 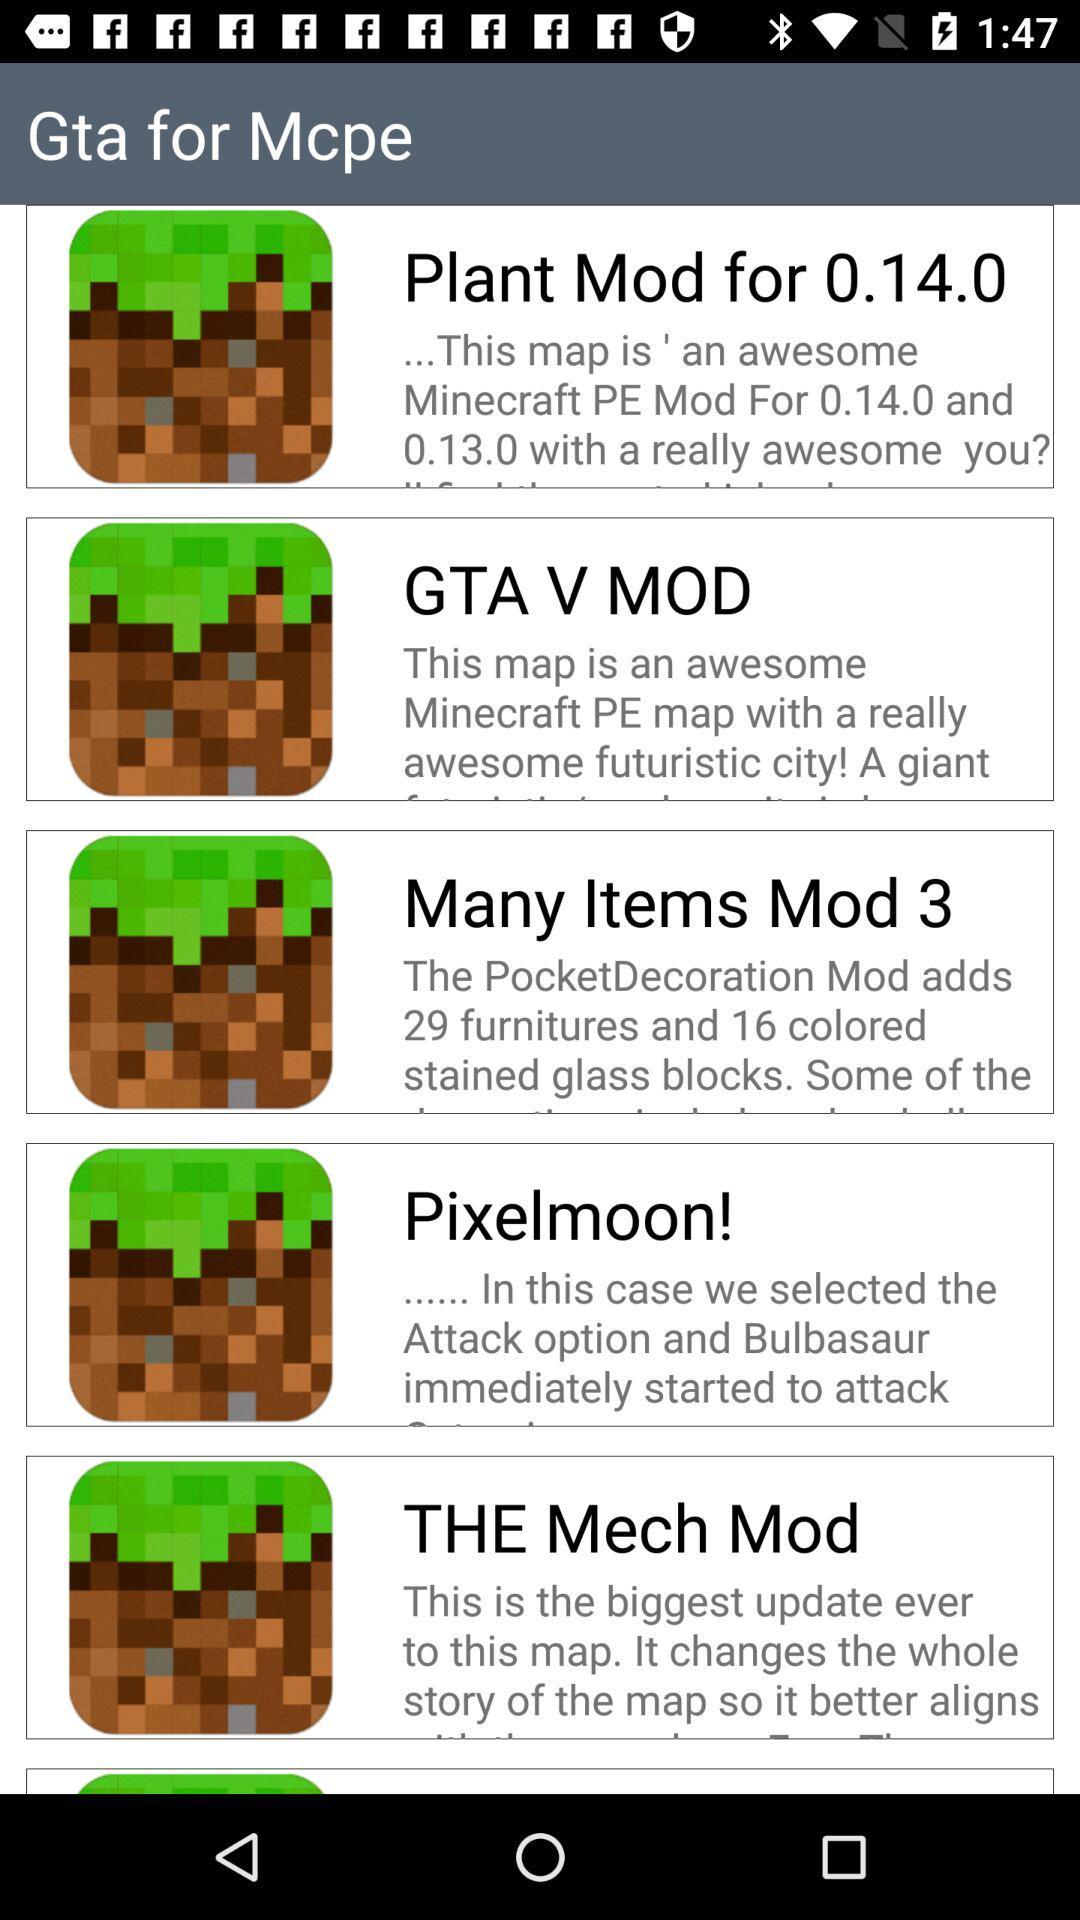 I want to click on item below many items mod icon, so click(x=728, y=1029).